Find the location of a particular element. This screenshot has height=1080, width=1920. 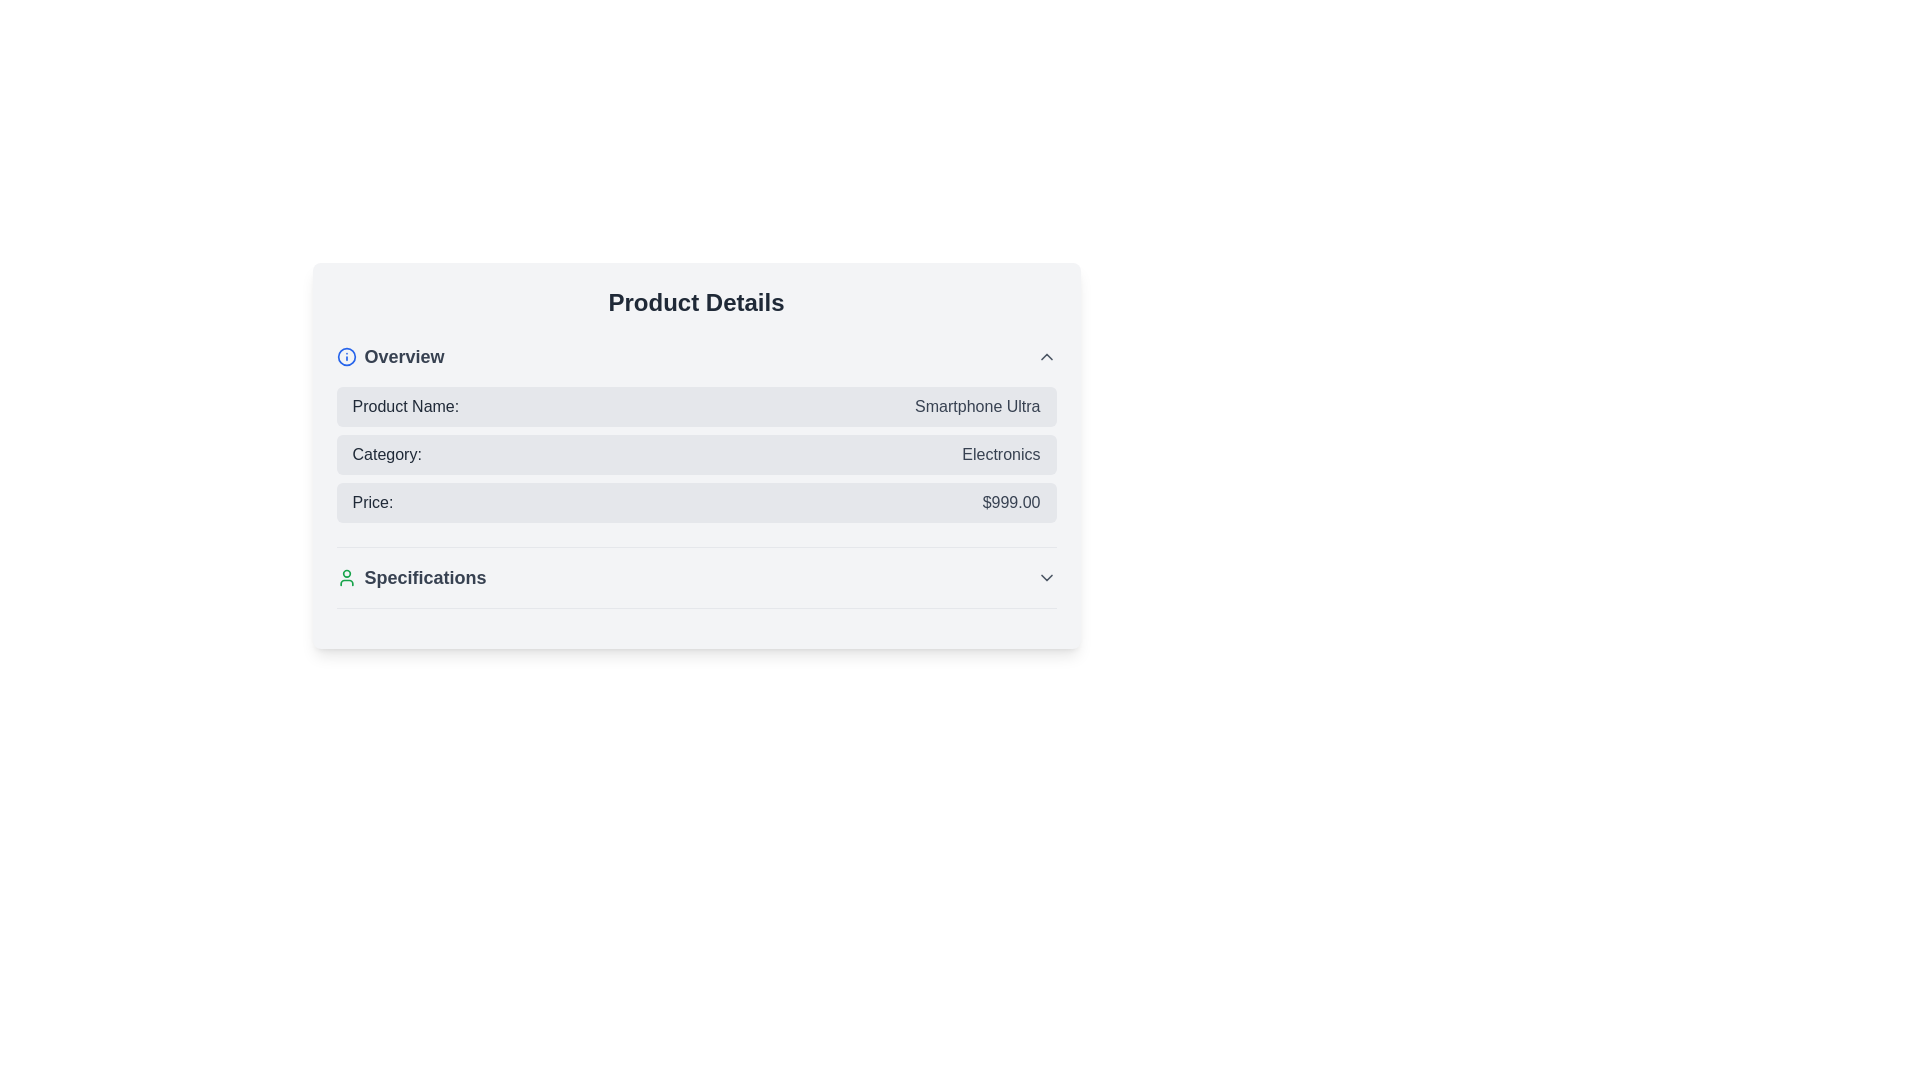

the Information Display Section that includes 'Product Name: Smartphone Ultra', 'Category: Electronics', and 'Price: $999.00' is located at coordinates (696, 444).